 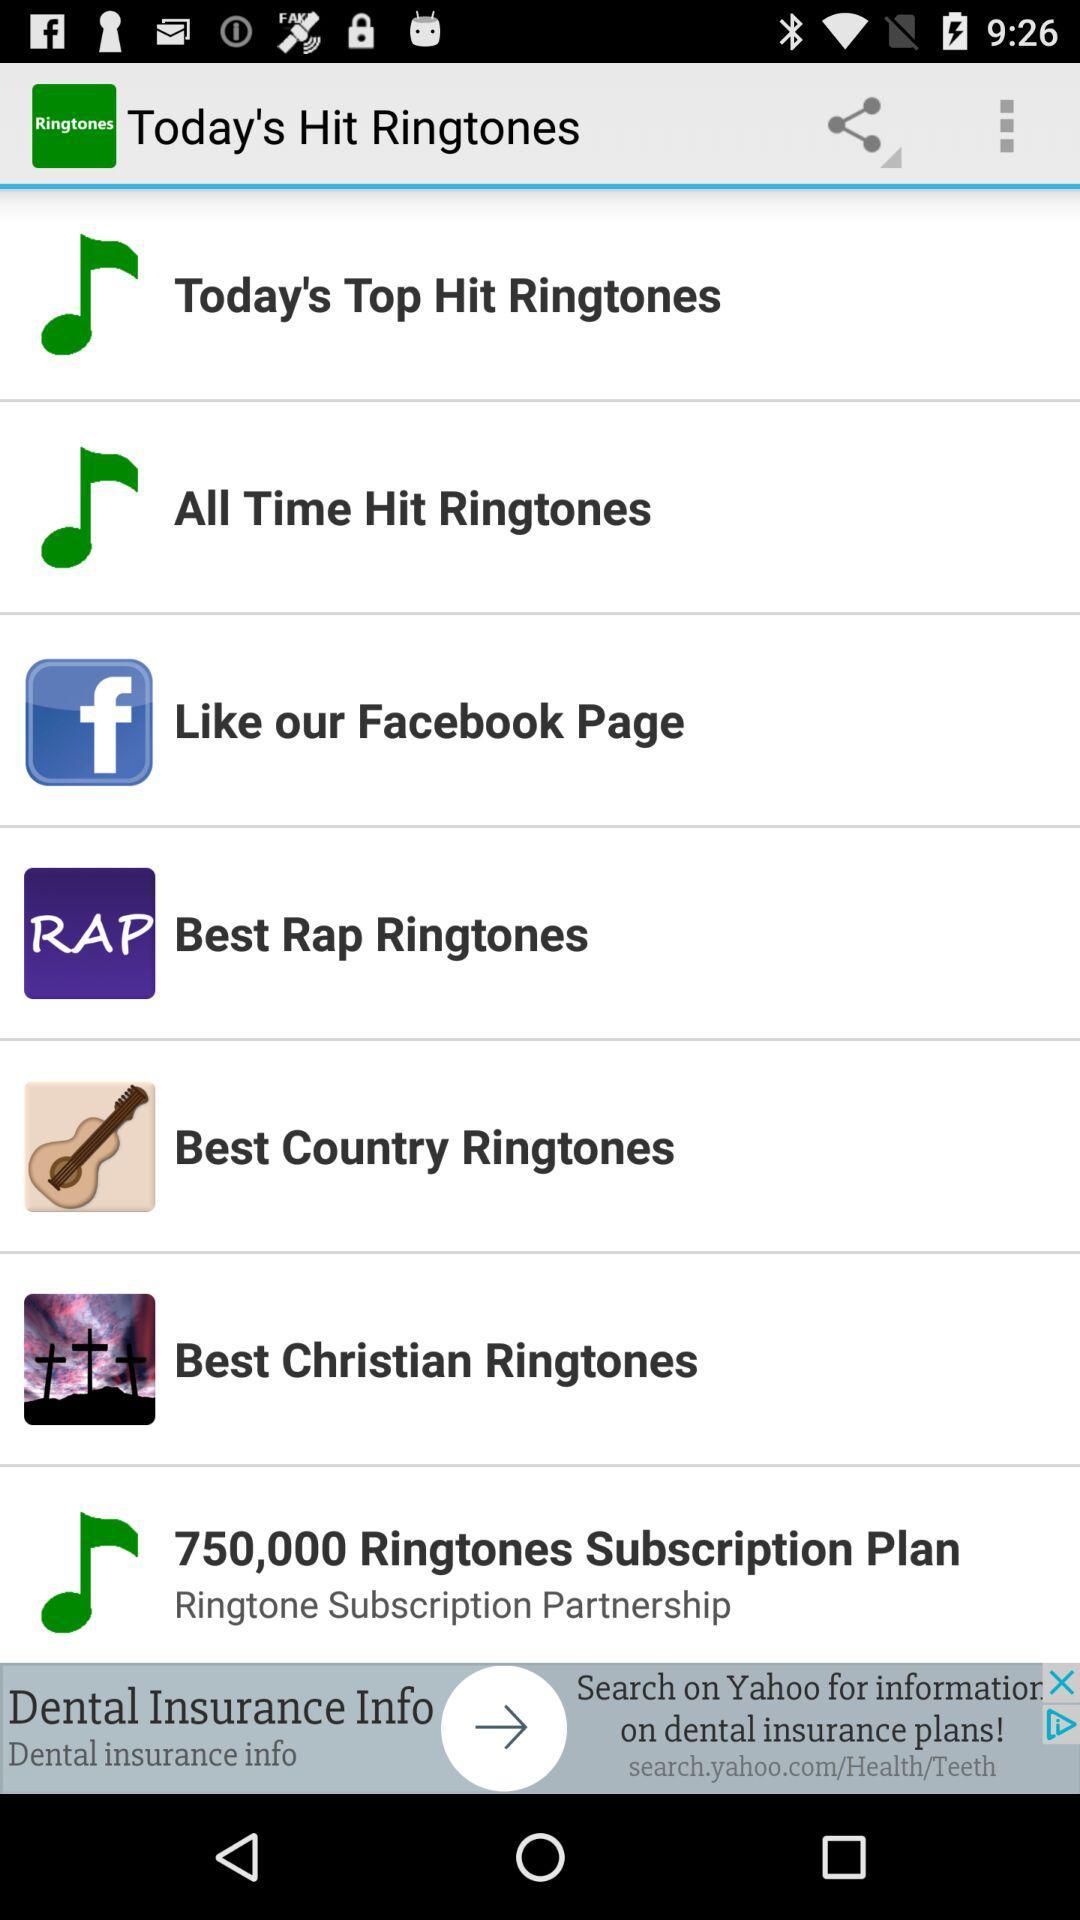 I want to click on connect to advertisement, so click(x=540, y=1727).